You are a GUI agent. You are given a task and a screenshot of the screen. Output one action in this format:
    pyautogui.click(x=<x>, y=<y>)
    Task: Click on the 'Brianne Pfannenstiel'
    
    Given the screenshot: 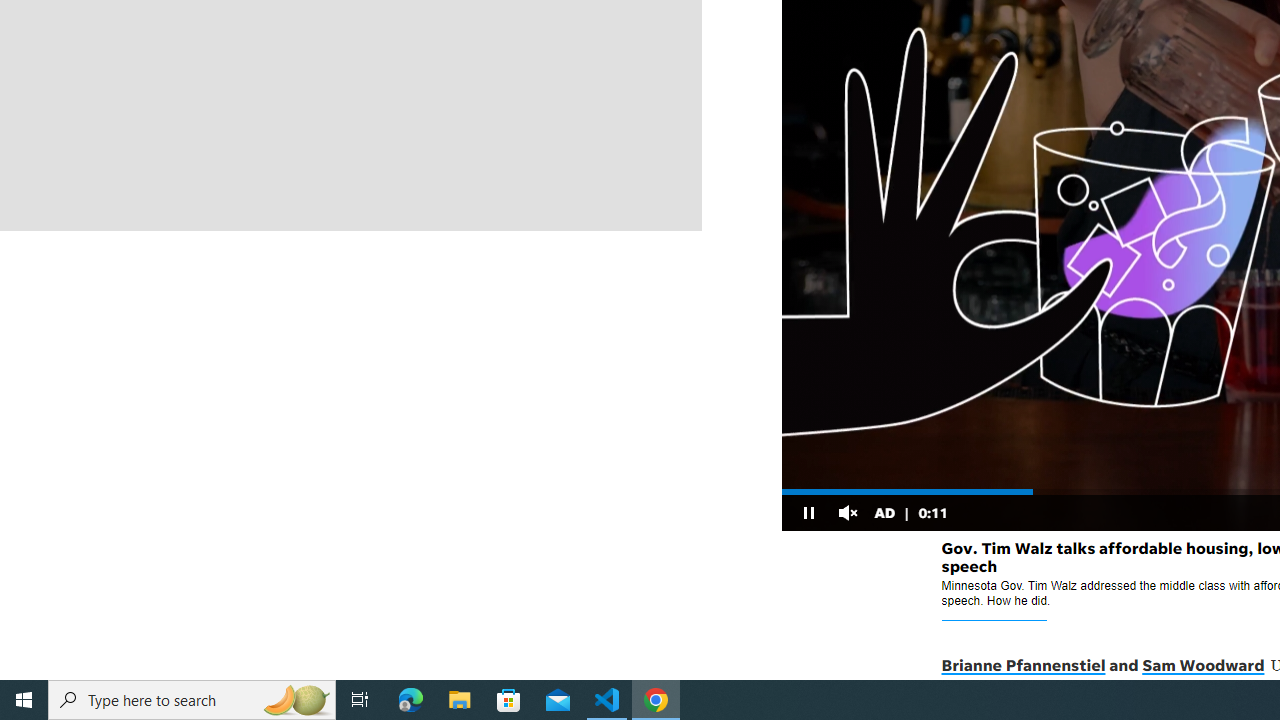 What is the action you would take?
    pyautogui.click(x=1023, y=666)
    